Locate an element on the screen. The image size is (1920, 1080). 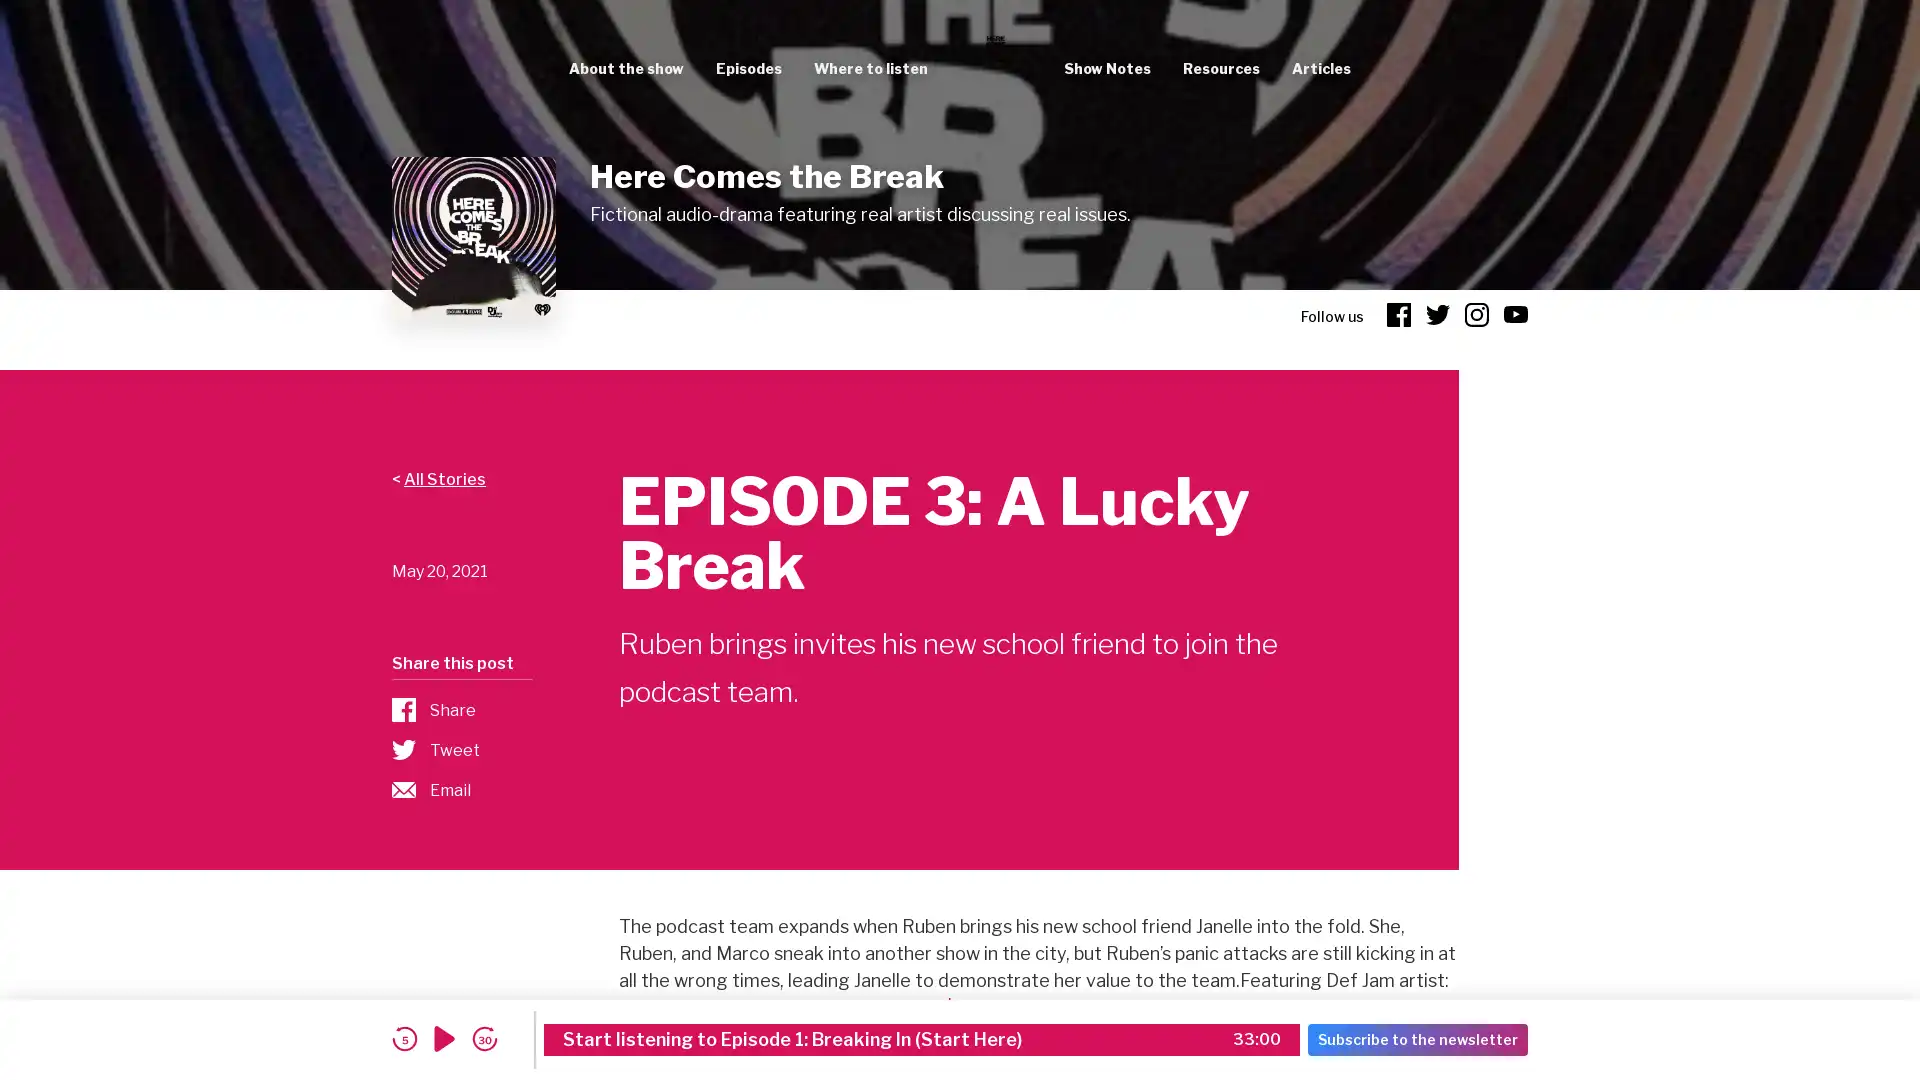
Twitter Tweet is located at coordinates (460, 749).